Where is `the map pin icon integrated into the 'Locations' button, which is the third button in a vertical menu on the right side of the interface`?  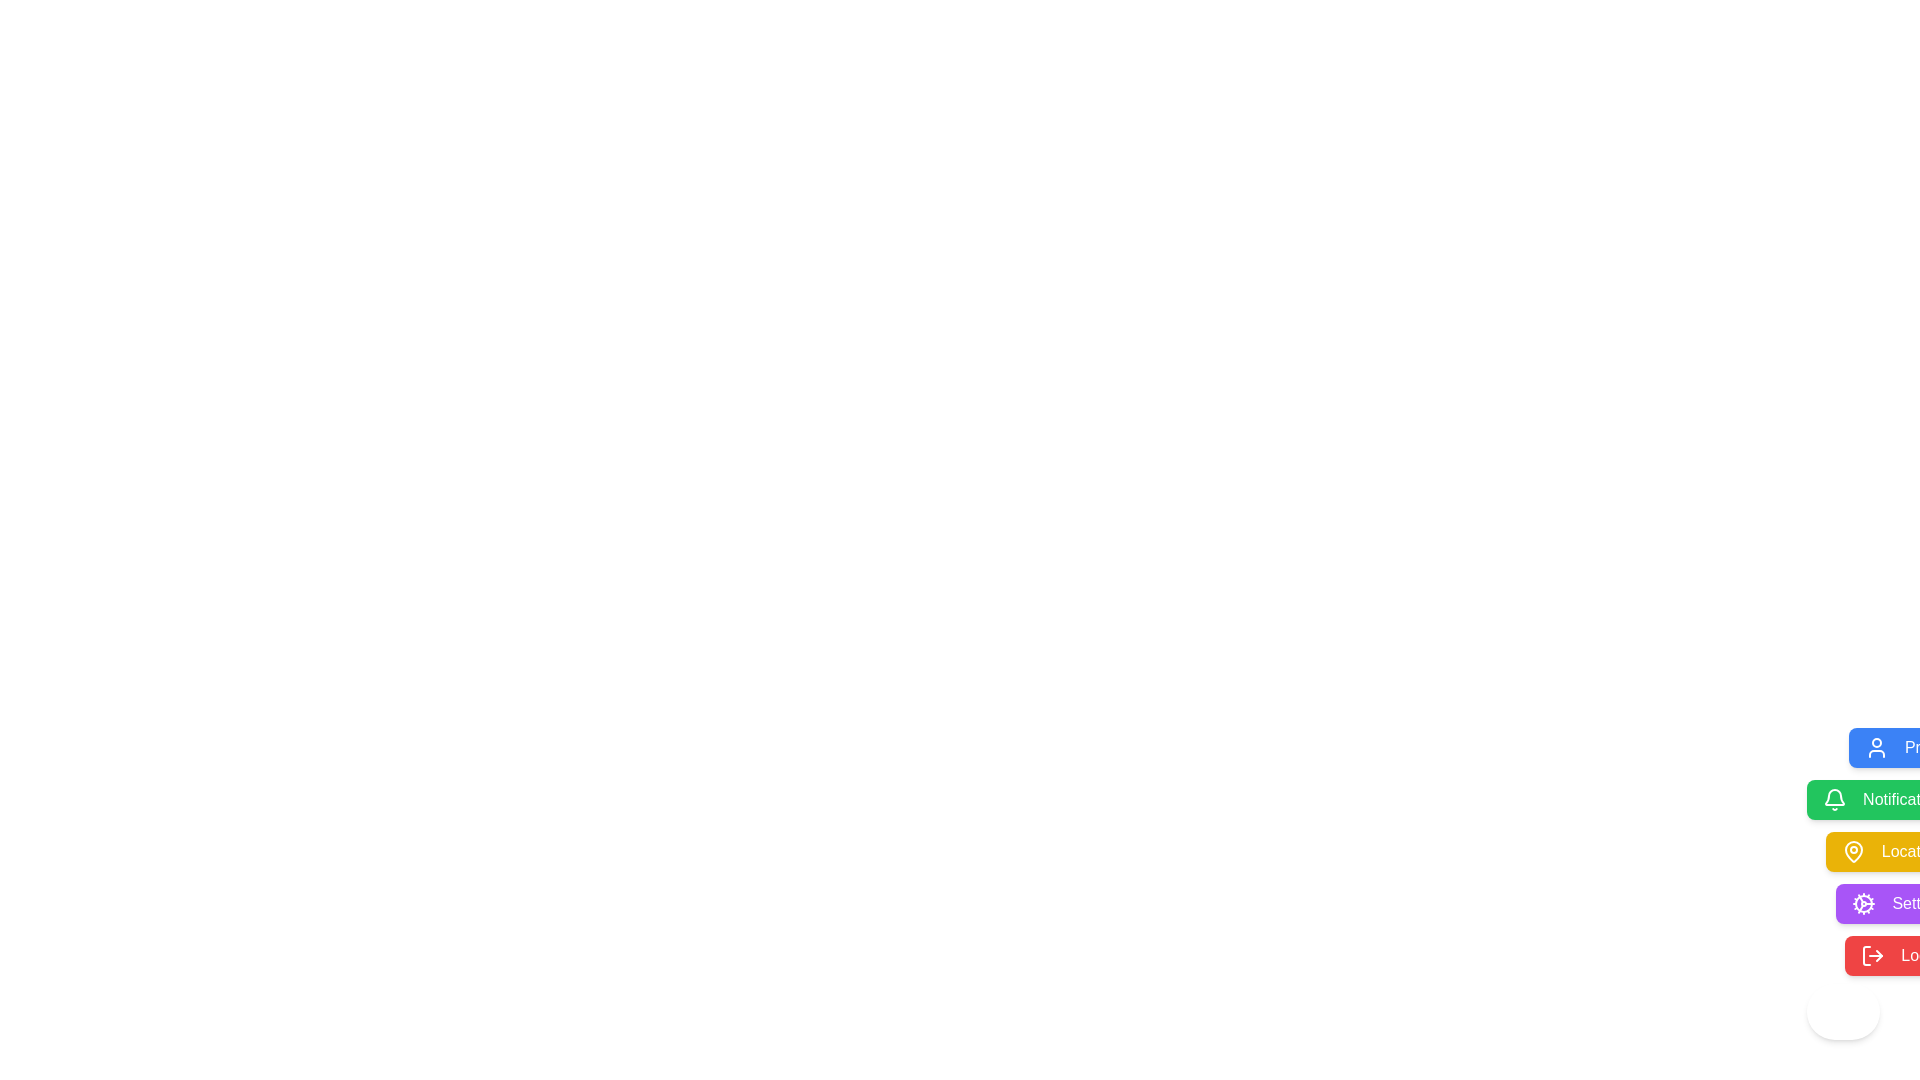
the map pin icon integrated into the 'Locations' button, which is the third button in a vertical menu on the right side of the interface is located at coordinates (1852, 852).